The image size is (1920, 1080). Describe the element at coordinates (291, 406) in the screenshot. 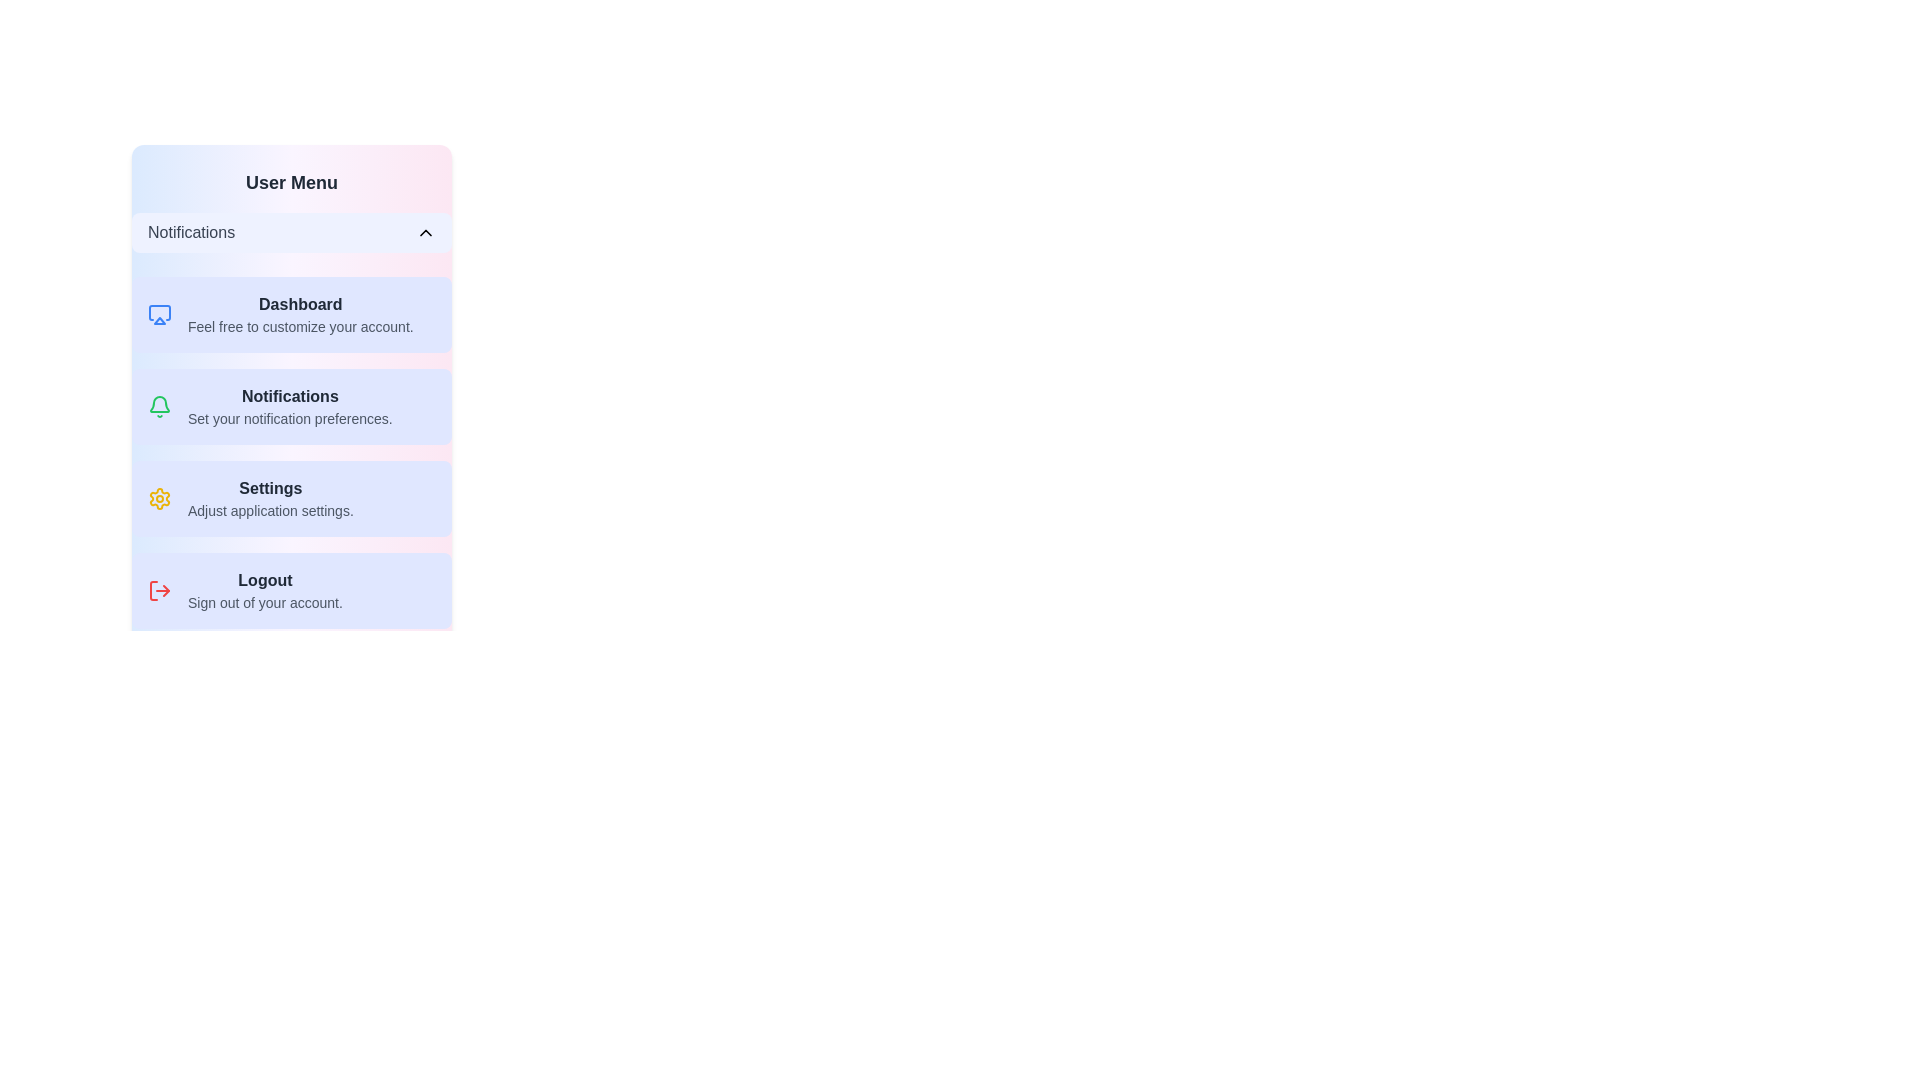

I see `the menu item Notifications to set it as the active option` at that location.